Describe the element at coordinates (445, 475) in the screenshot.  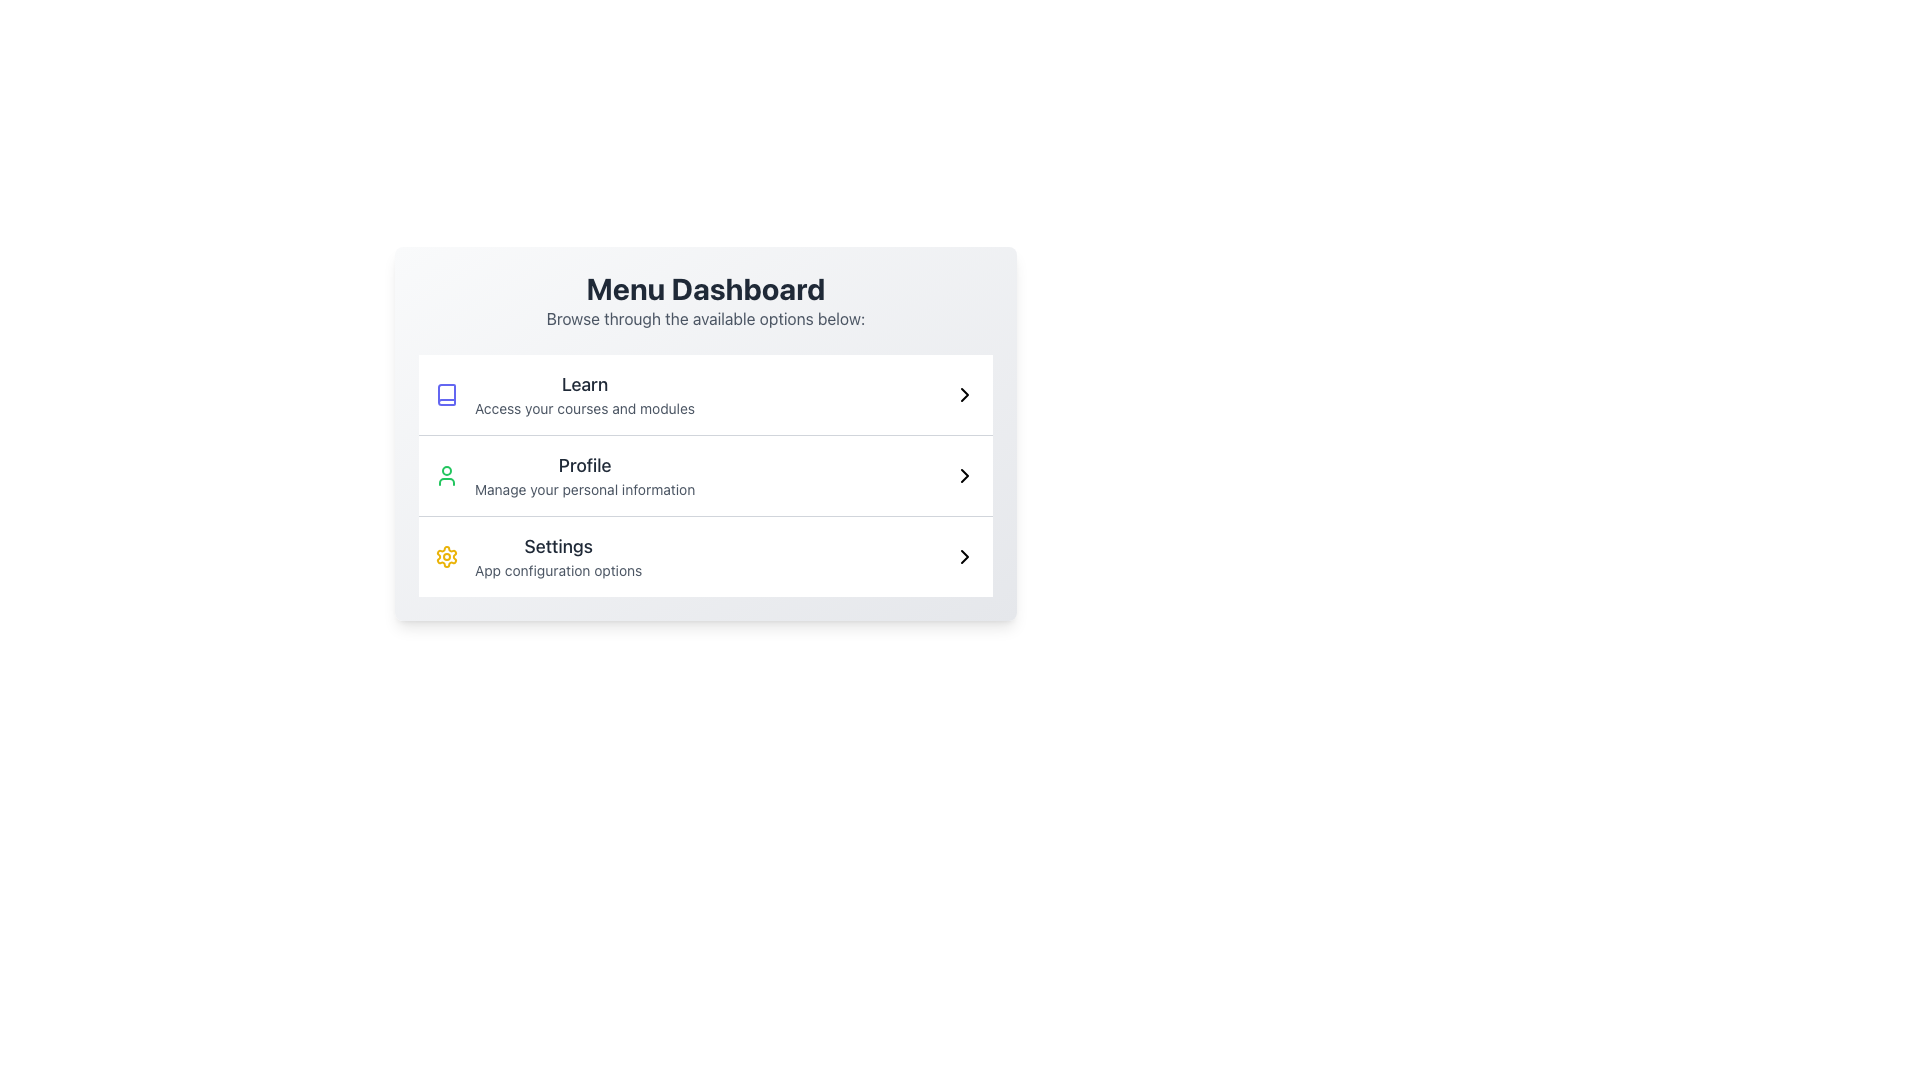
I see `the 'Profile' icon located to the left of the text 'Profile' in the menu dashboard` at that location.